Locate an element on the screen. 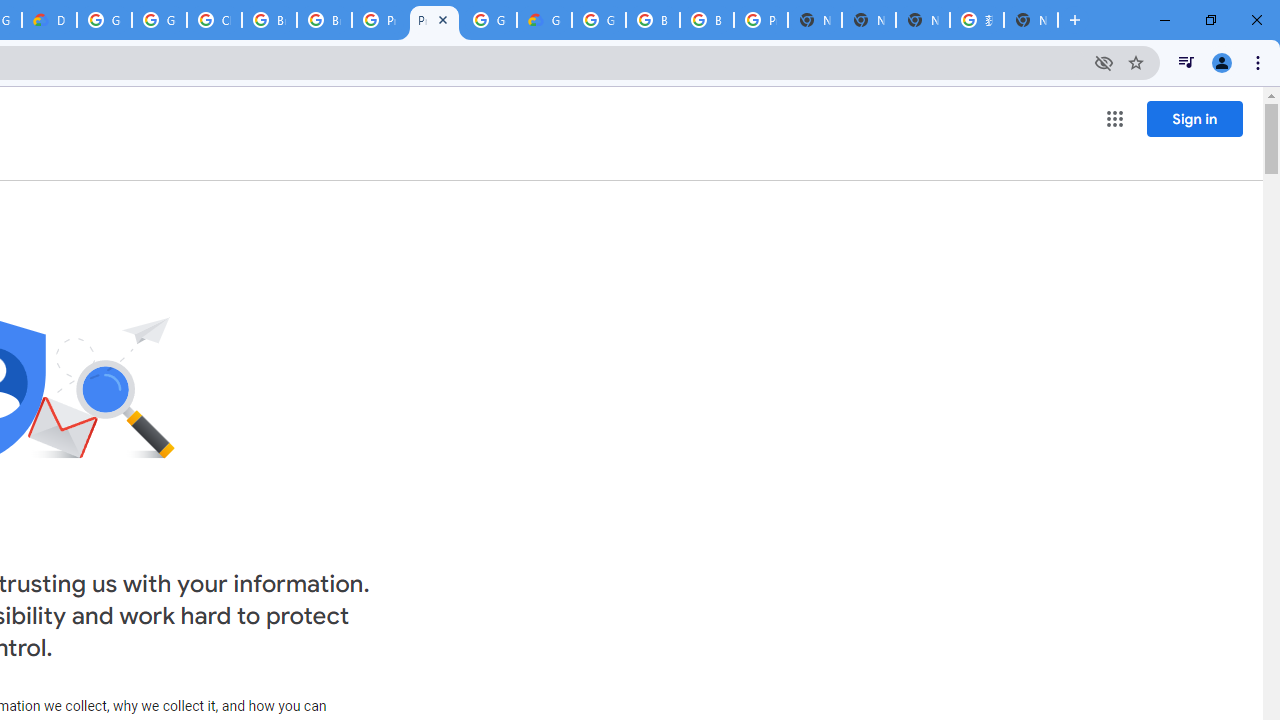  'Google Cloud Estimate Summary' is located at coordinates (544, 20).